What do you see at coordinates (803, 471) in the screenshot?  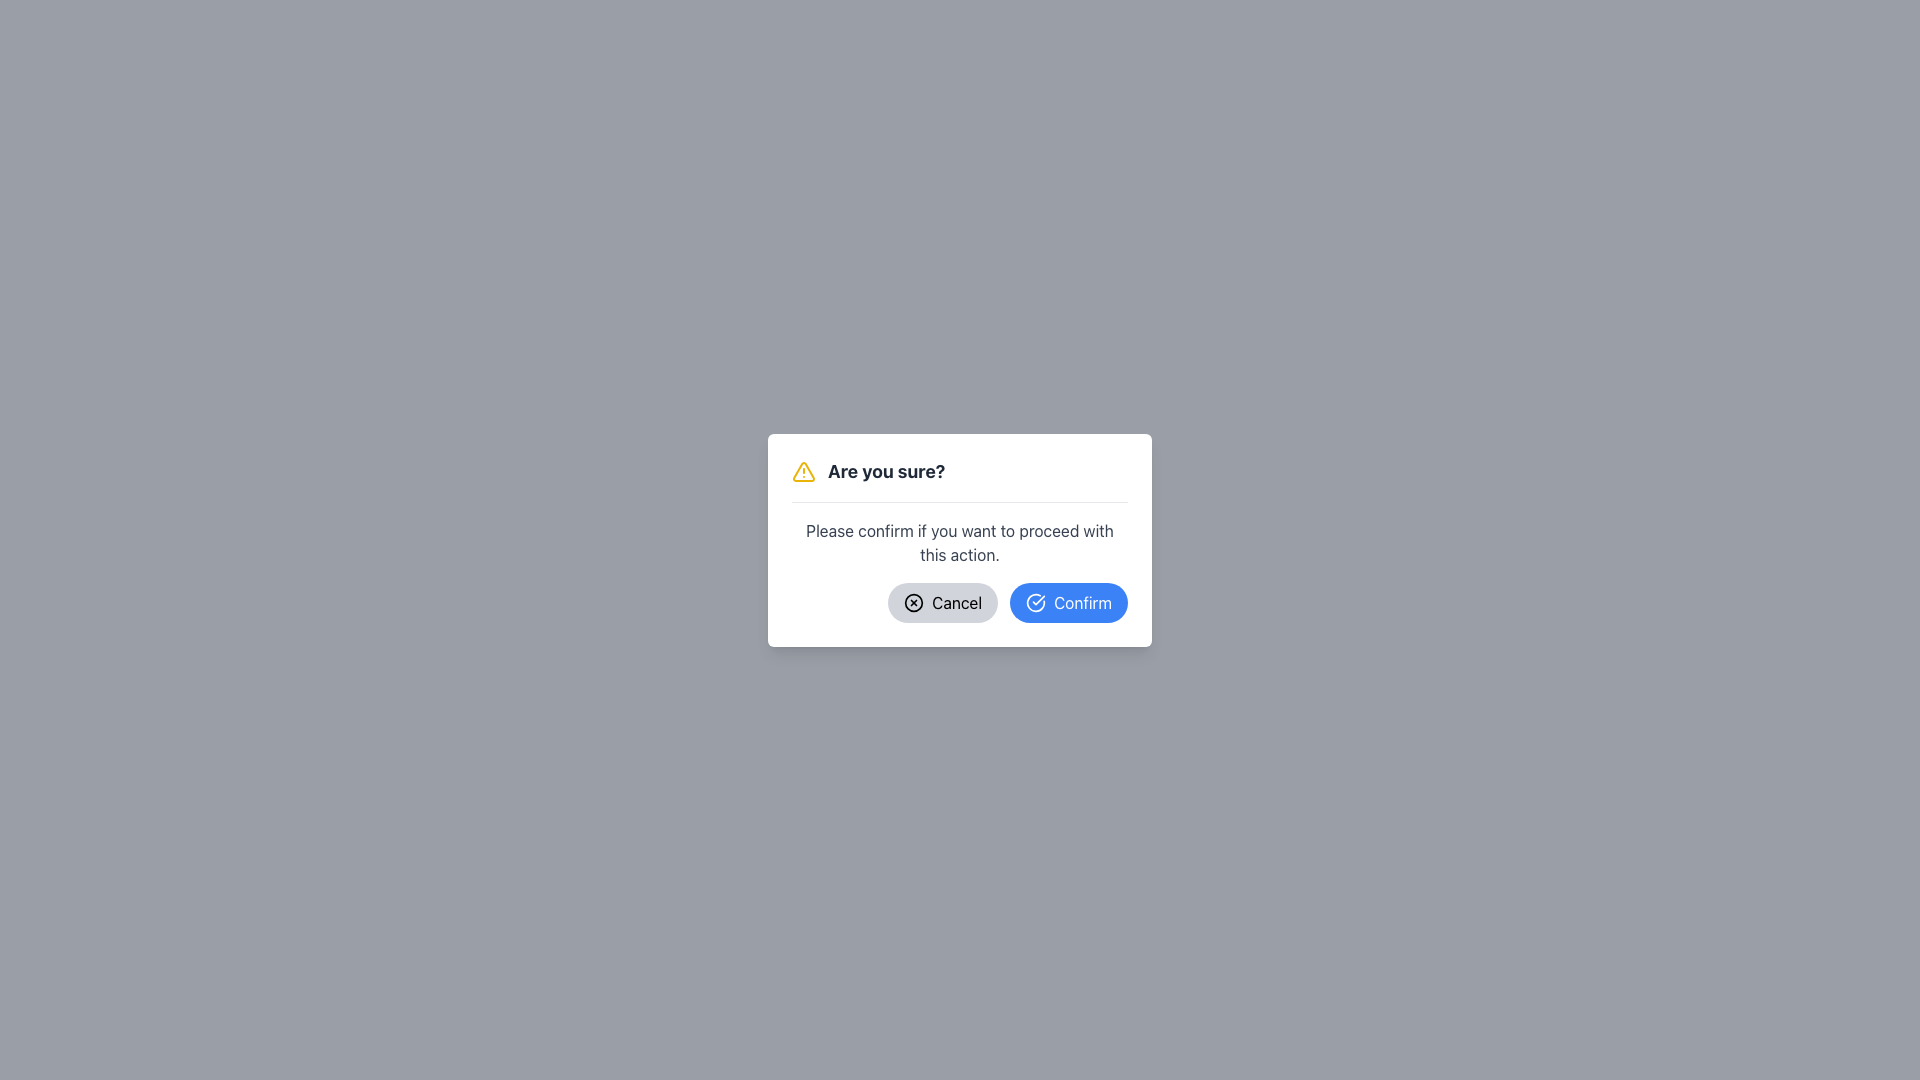 I see `the caution icon located in the top left corner of the dialog box, just above the title 'Are you sure?'` at bounding box center [803, 471].